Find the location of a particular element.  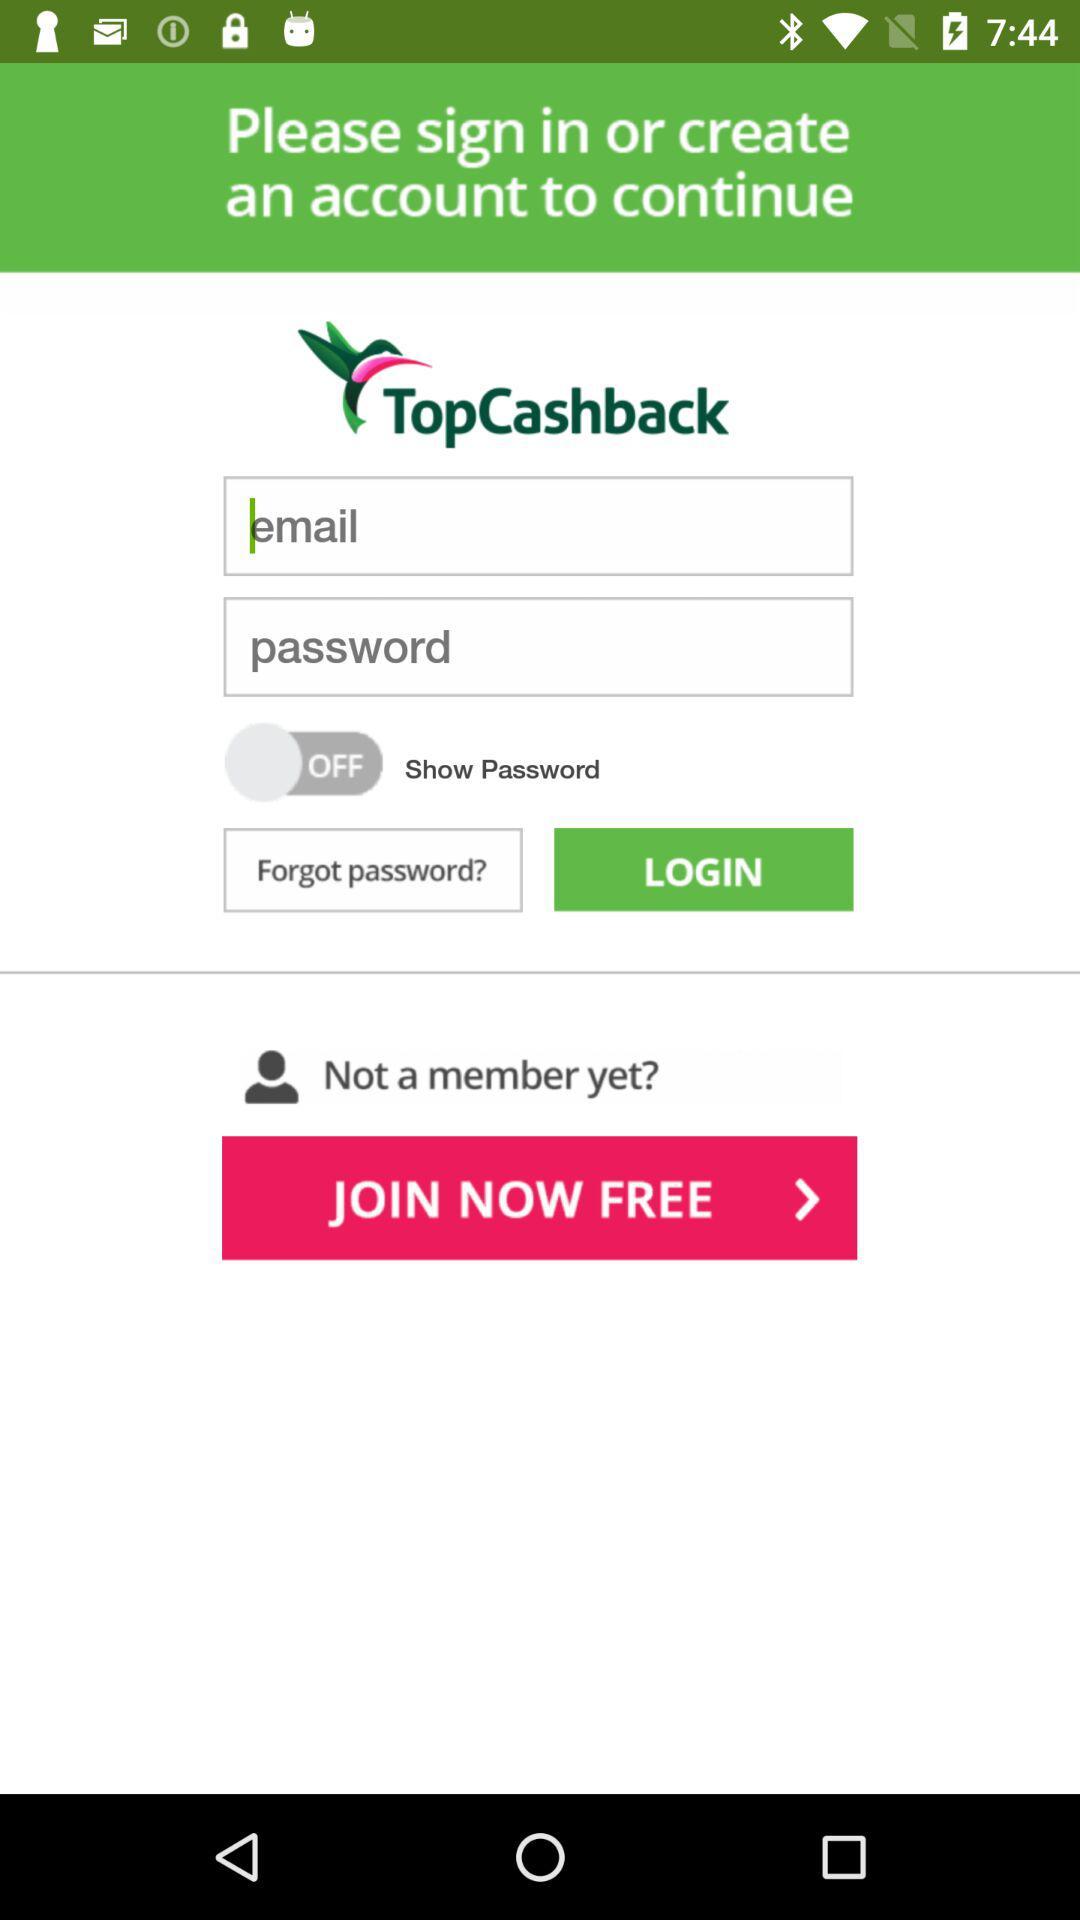

forget password is located at coordinates (373, 874).